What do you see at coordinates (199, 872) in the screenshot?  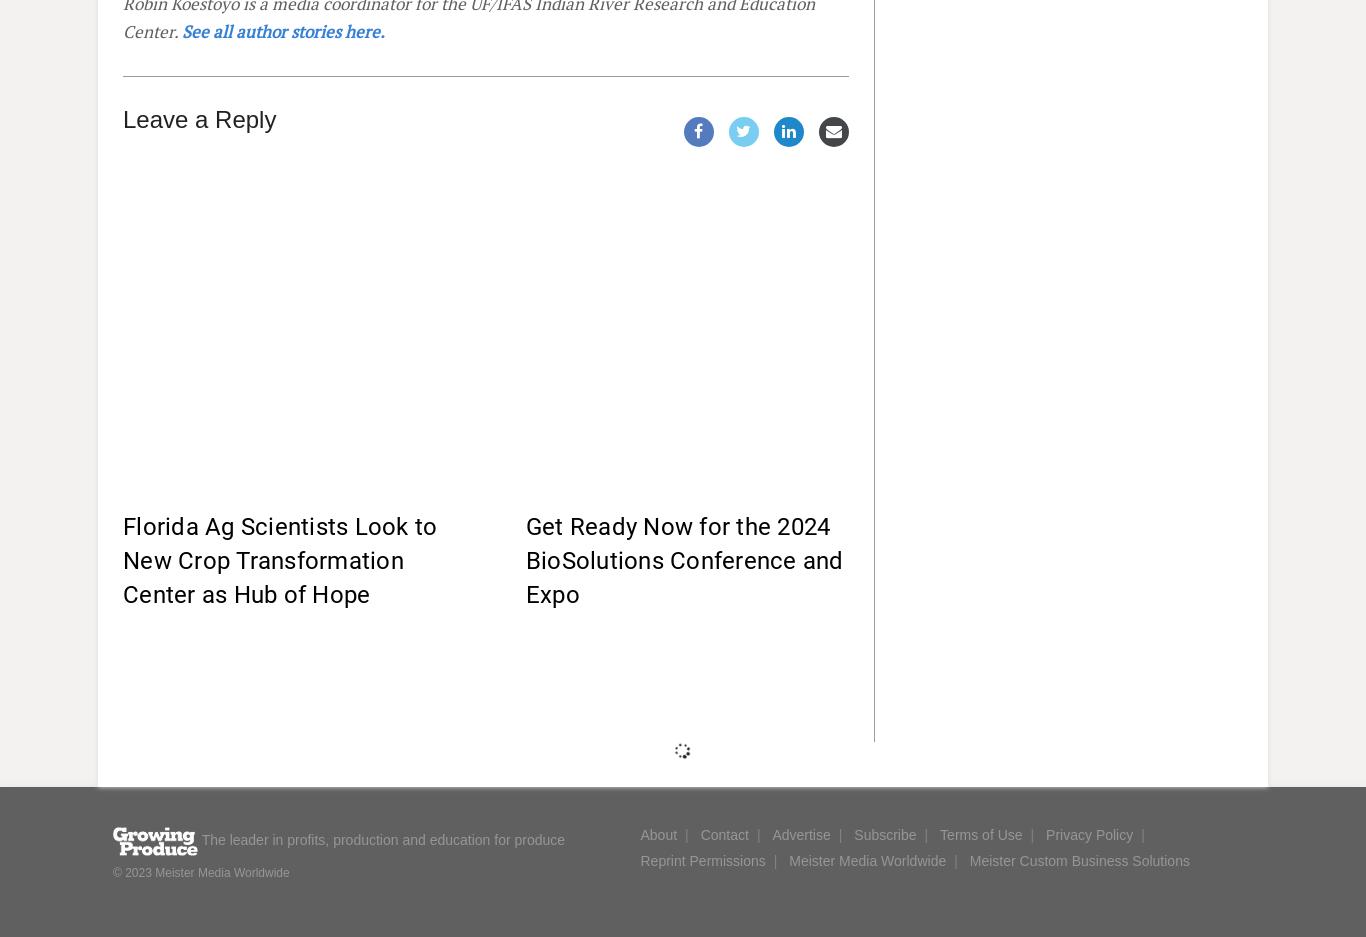 I see `'© 2023 Meister Media Worldwide'` at bounding box center [199, 872].